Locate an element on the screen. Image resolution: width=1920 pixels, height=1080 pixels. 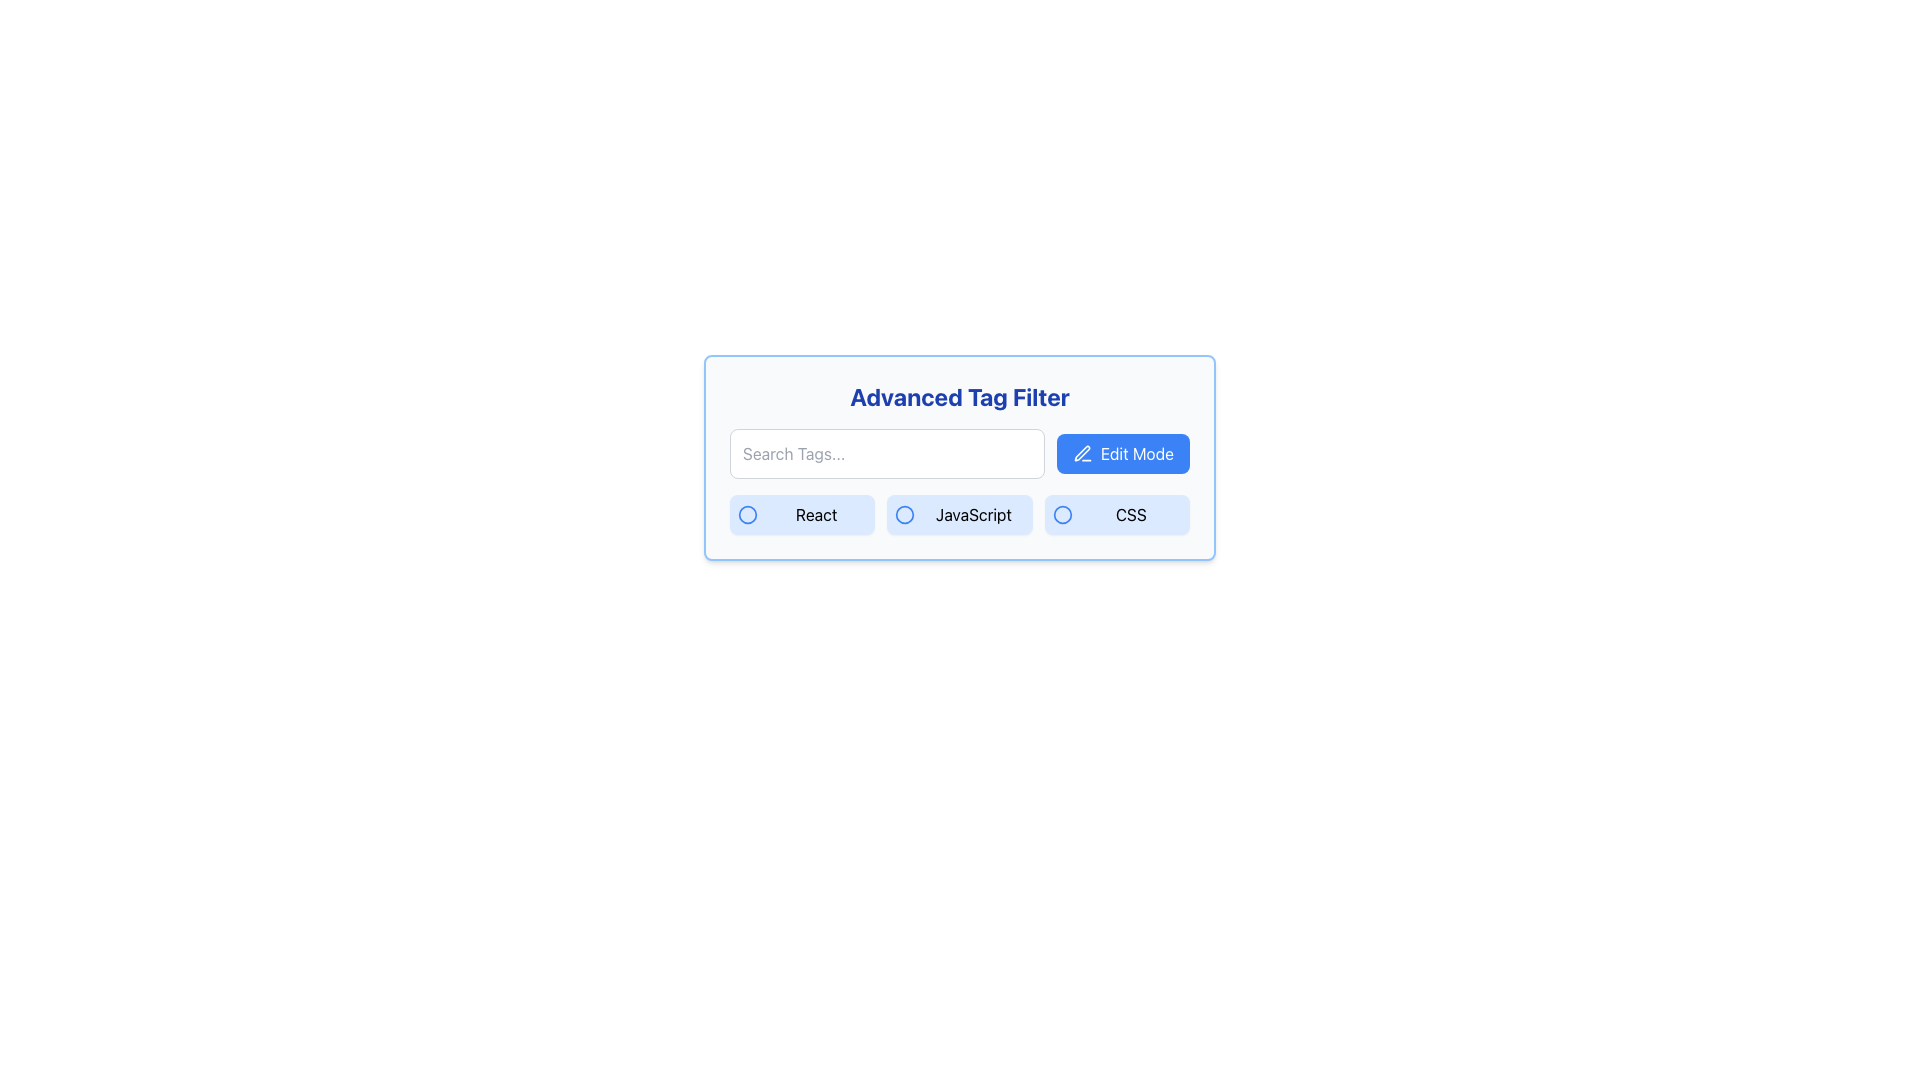
the circular radio button labeled 'CSS' is located at coordinates (1116, 514).